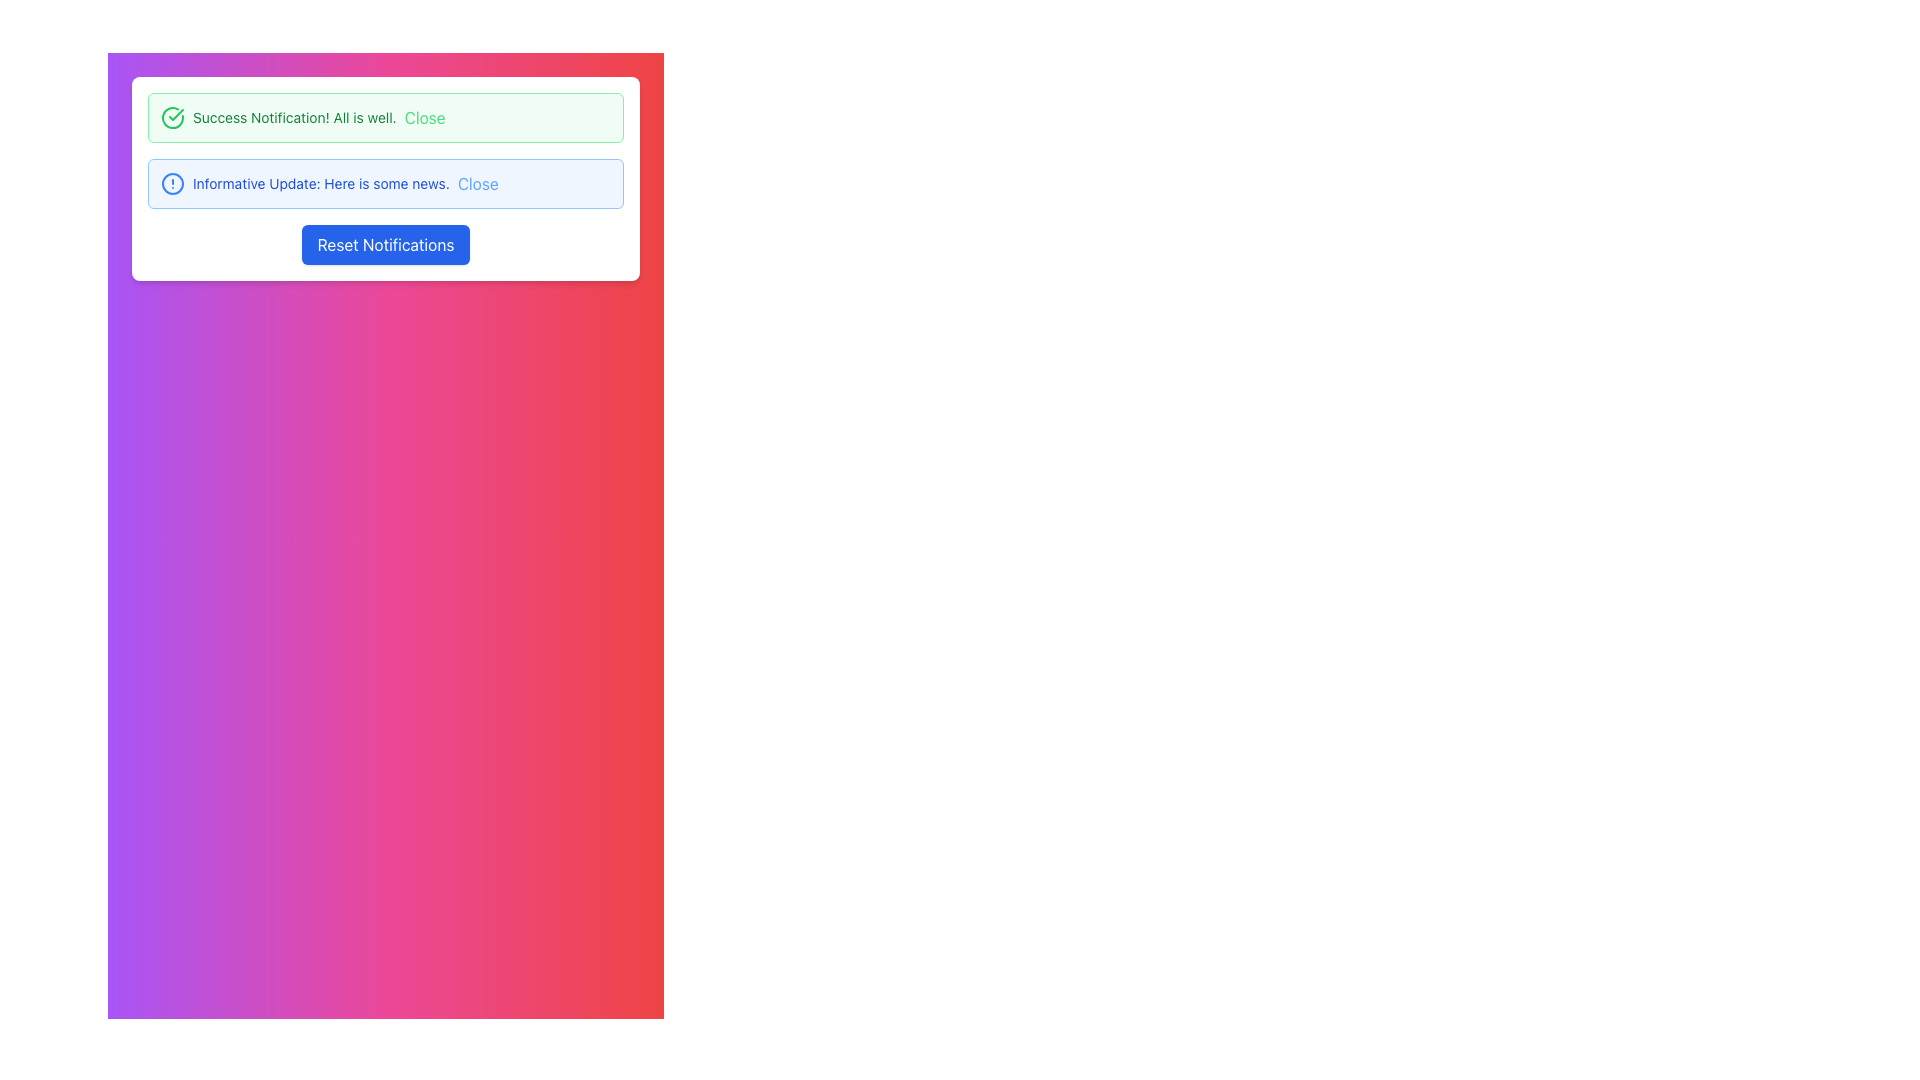  I want to click on the informational alert icon located to the left of the text block 'Informative Update: Here is some news.' It is the second icon from the top in the notification list, so click(172, 184).